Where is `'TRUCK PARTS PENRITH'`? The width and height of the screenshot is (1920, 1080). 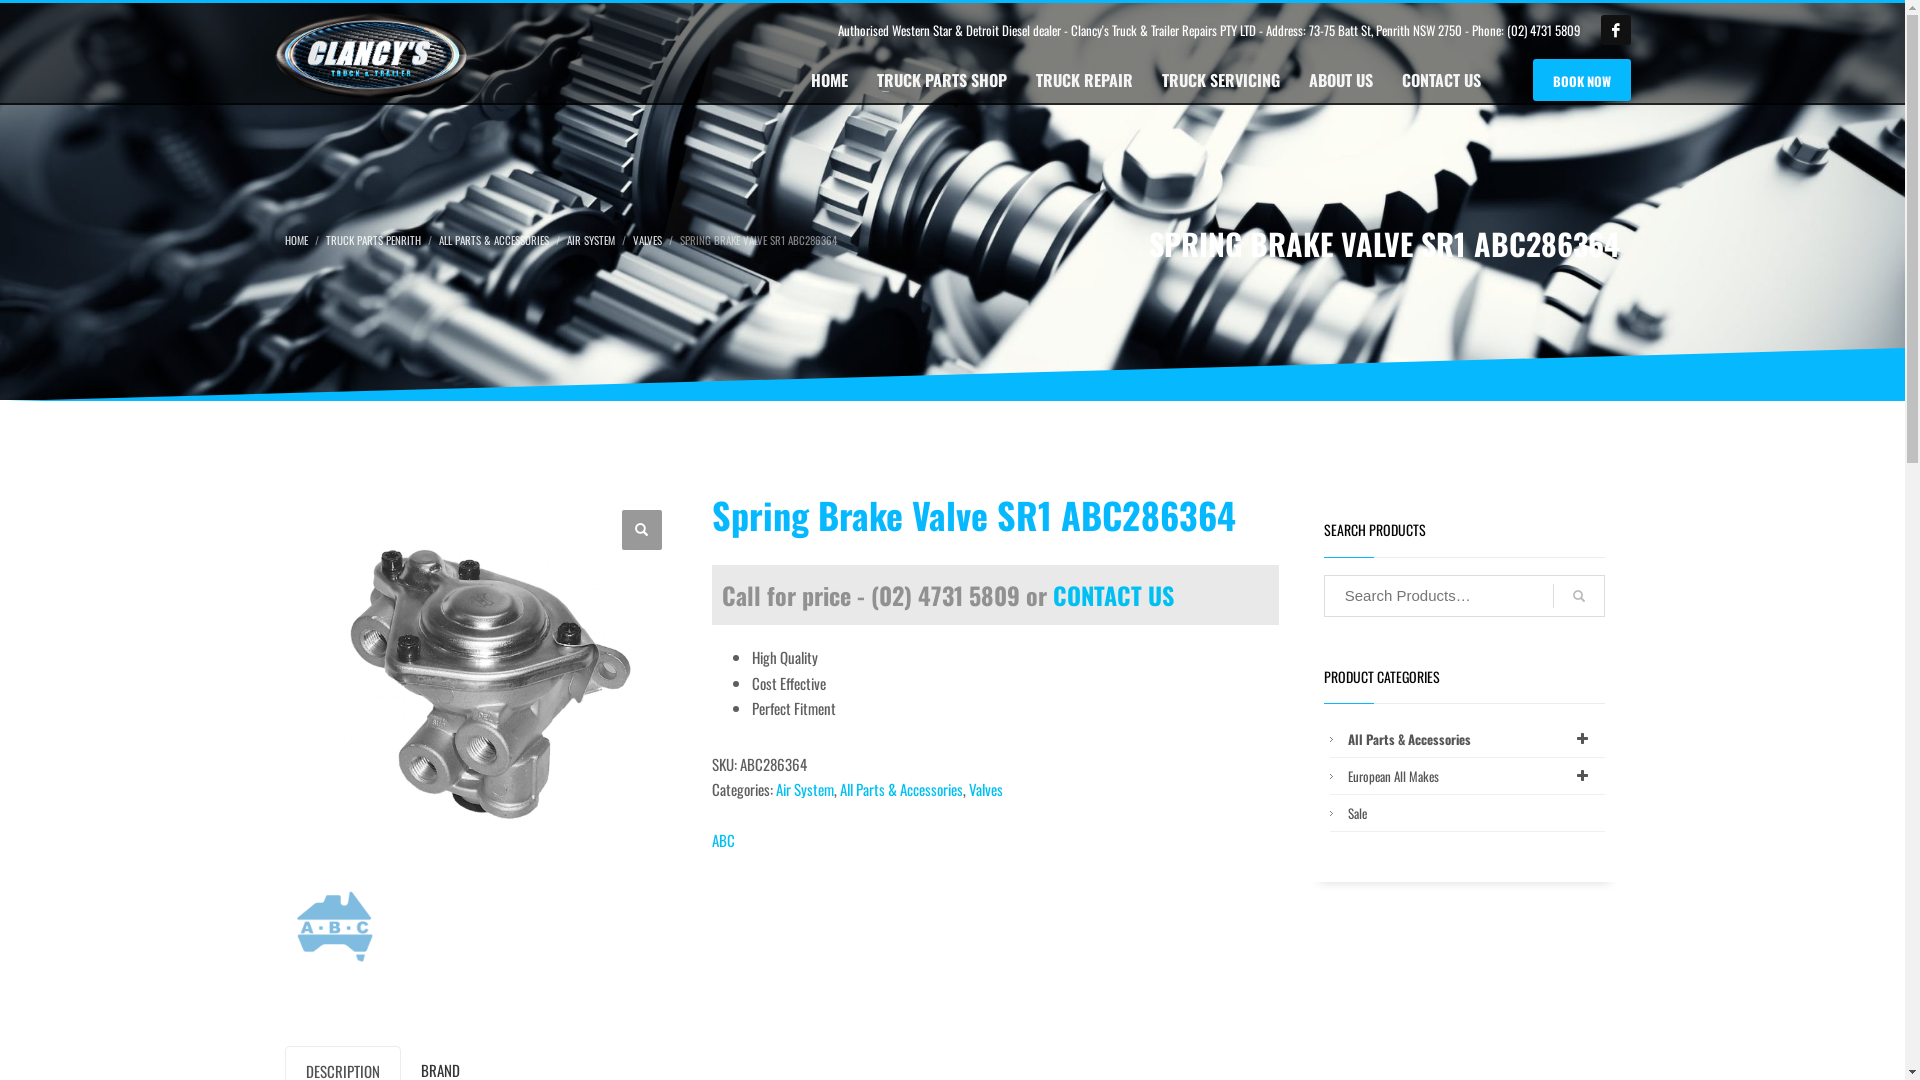
'TRUCK PARTS PENRITH' is located at coordinates (373, 238).